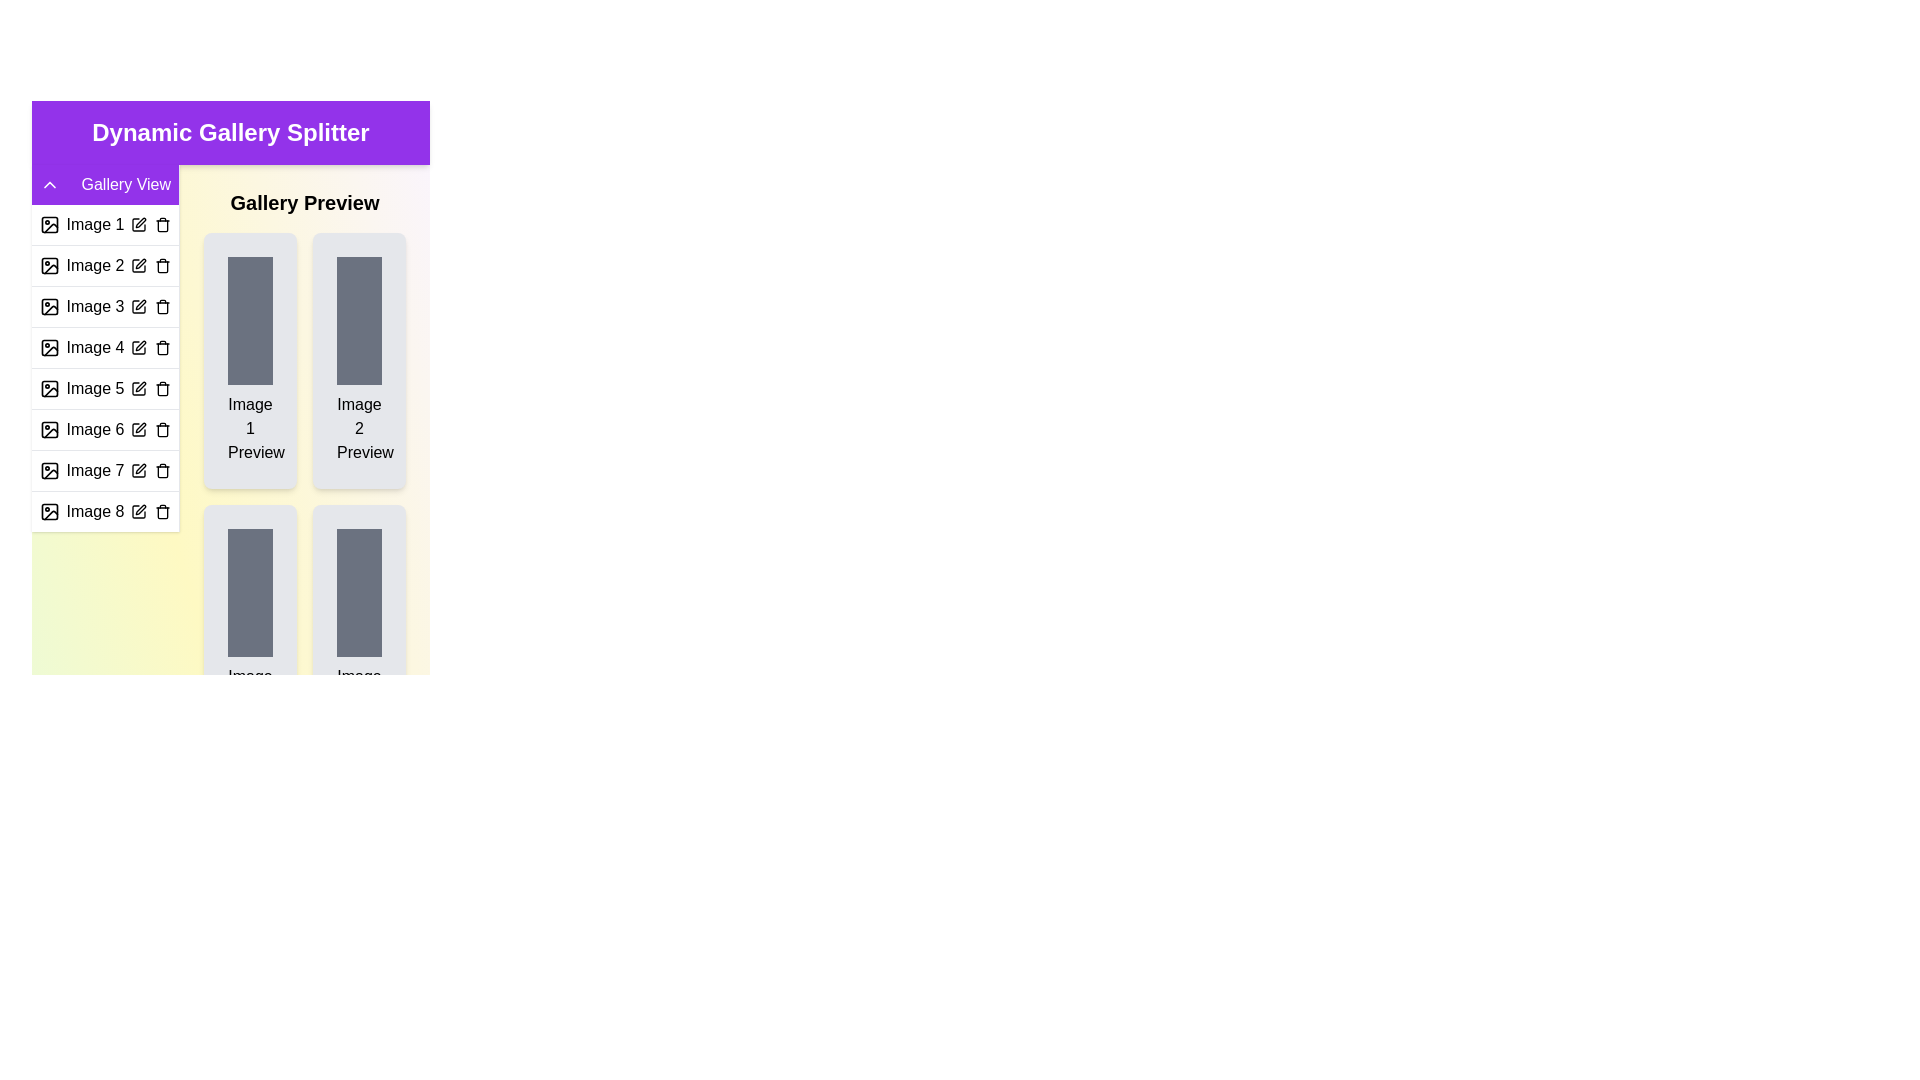  I want to click on the delete icon of the List entry labeled 'Image 7' in the Gallery View, so click(104, 470).